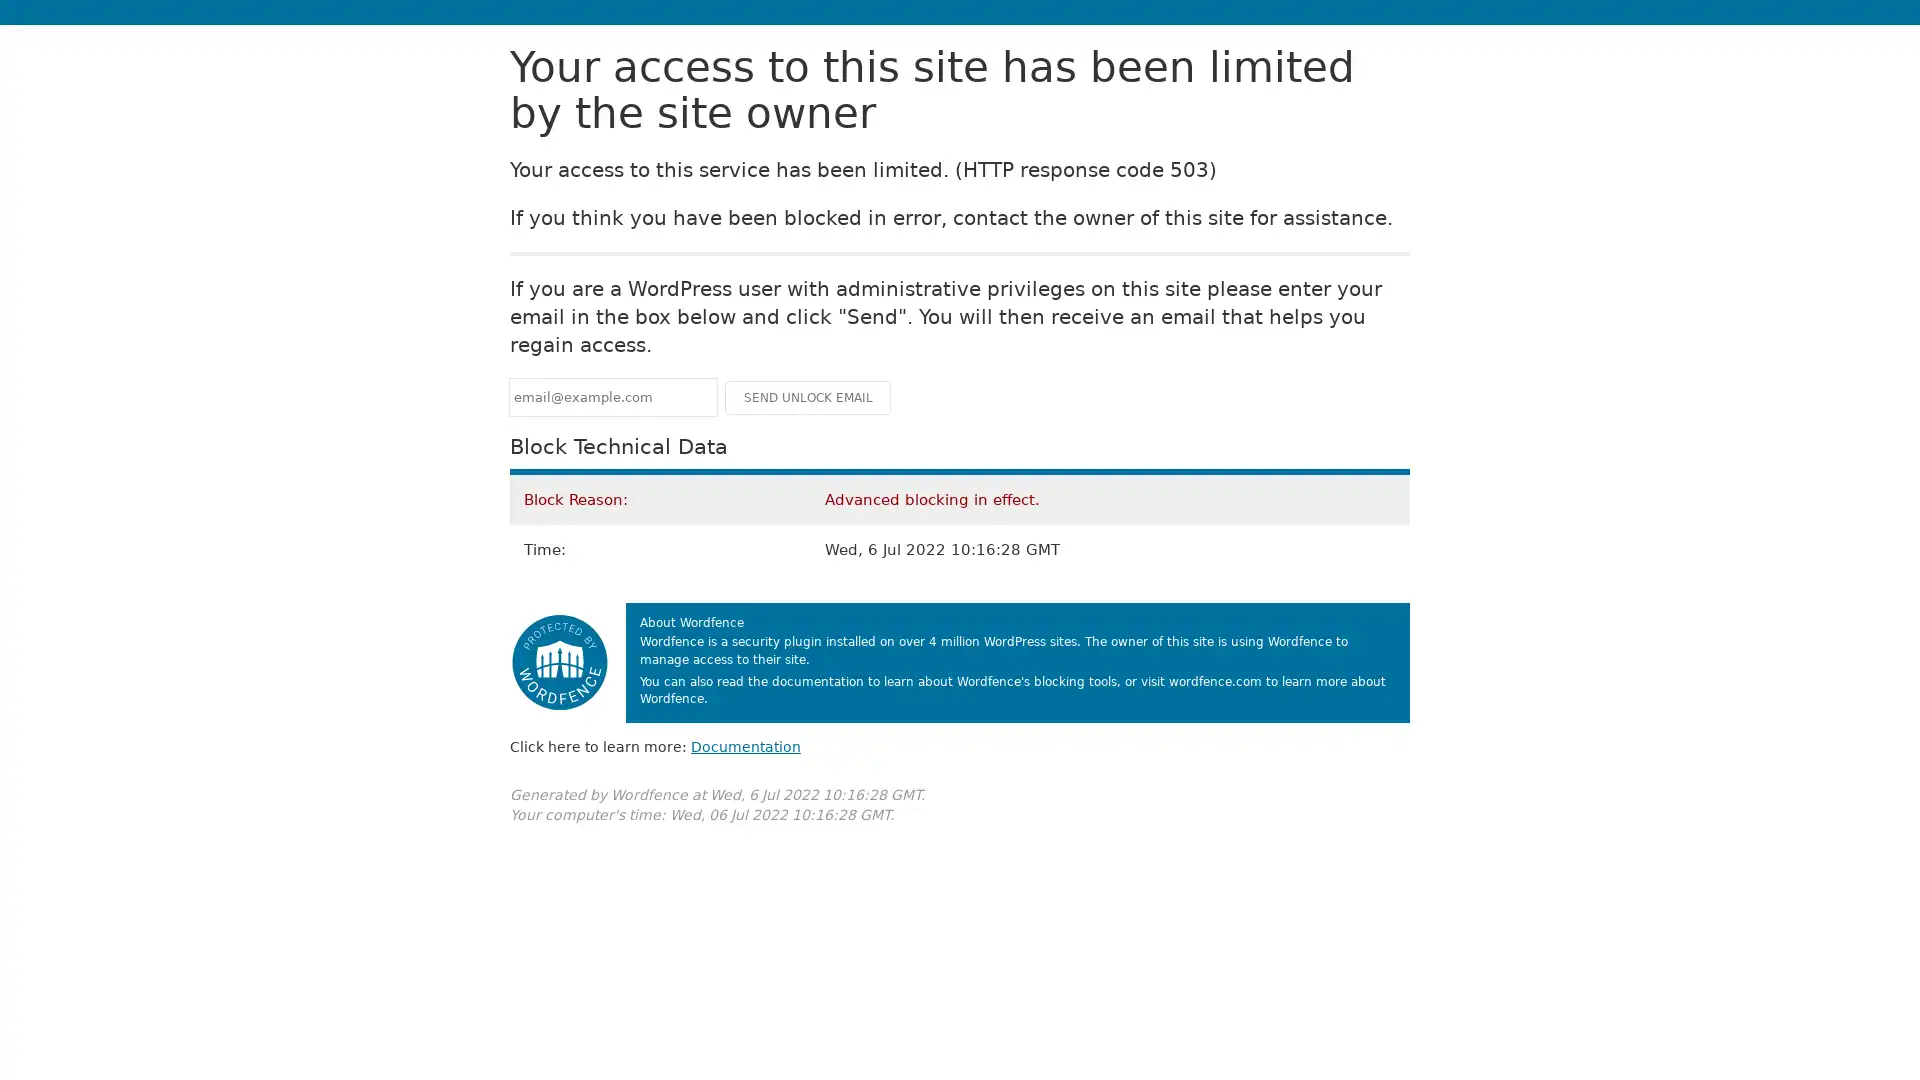  What do you see at coordinates (807, 397) in the screenshot?
I see `Send Unlock Email` at bounding box center [807, 397].